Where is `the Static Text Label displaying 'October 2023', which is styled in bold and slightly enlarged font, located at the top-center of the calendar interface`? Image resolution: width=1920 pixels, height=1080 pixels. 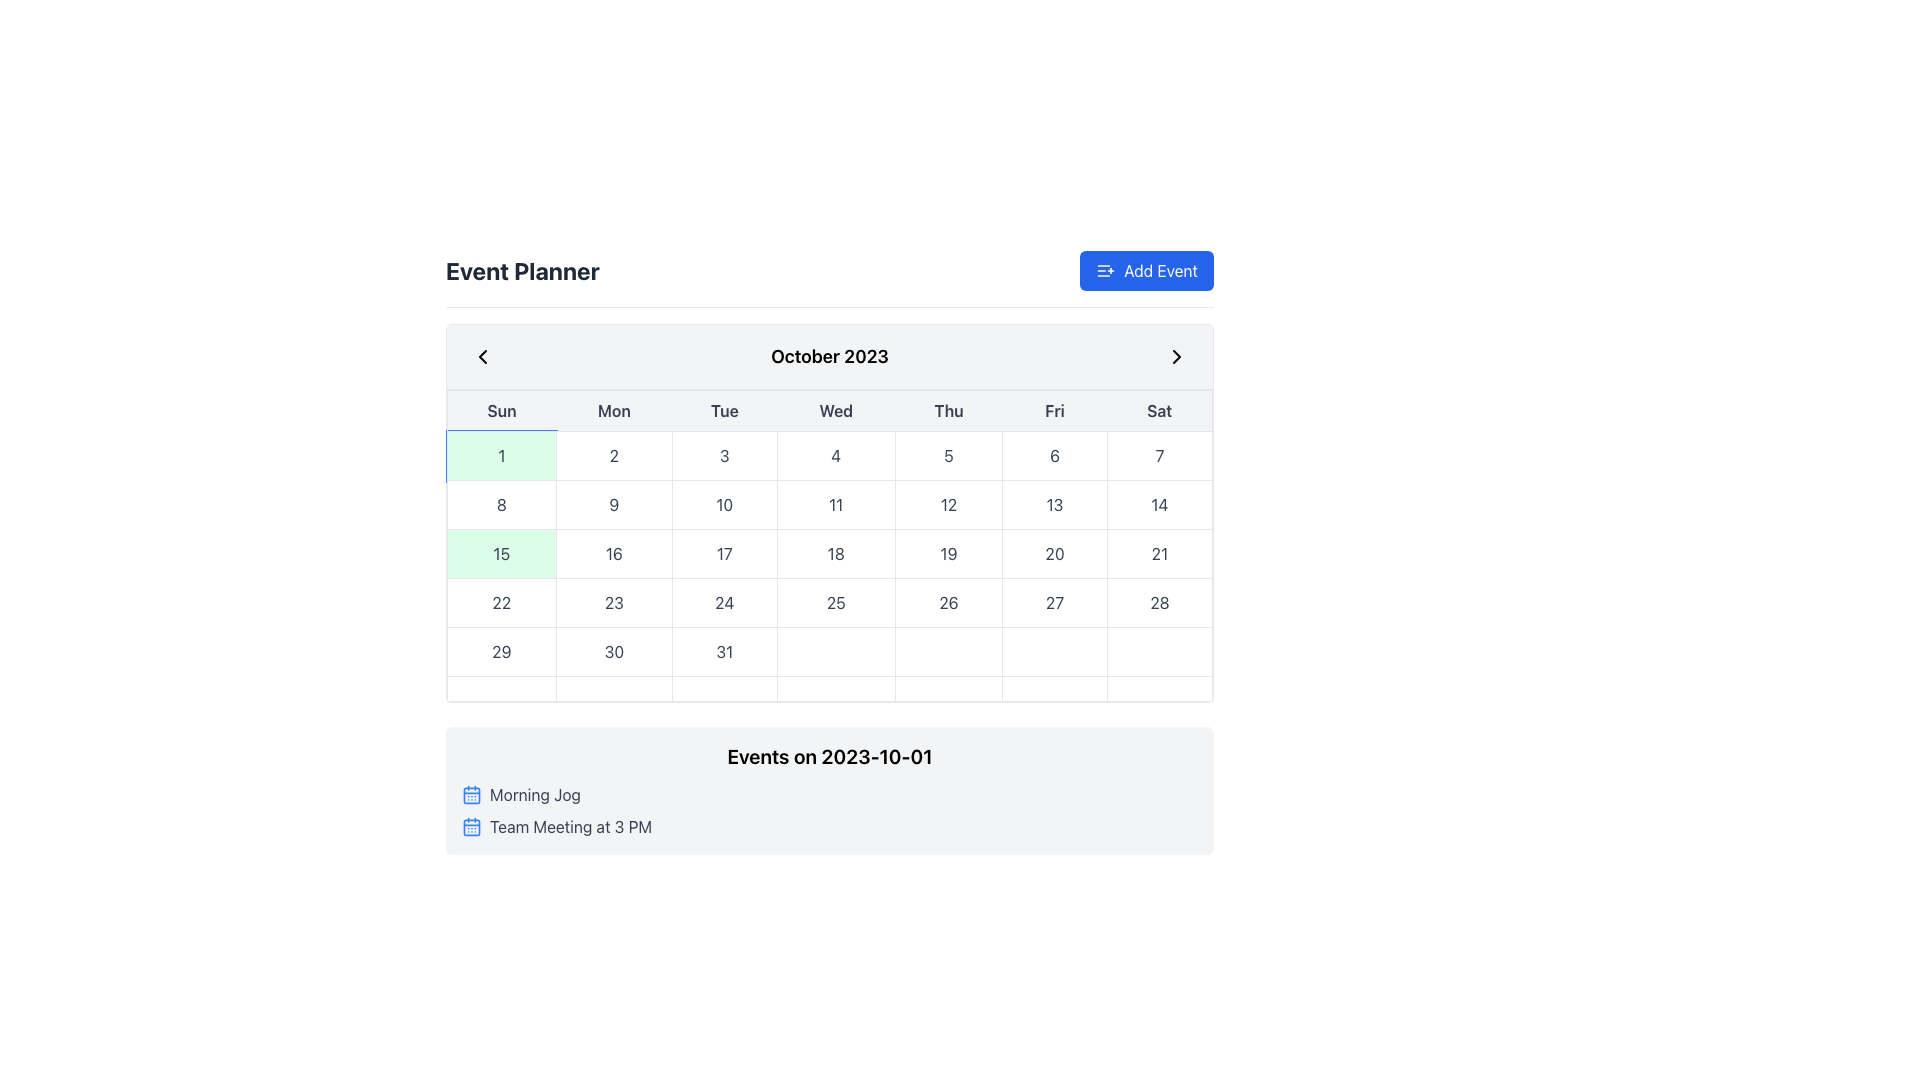 the Static Text Label displaying 'October 2023', which is styled in bold and slightly enlarged font, located at the top-center of the calendar interface is located at coordinates (830, 356).